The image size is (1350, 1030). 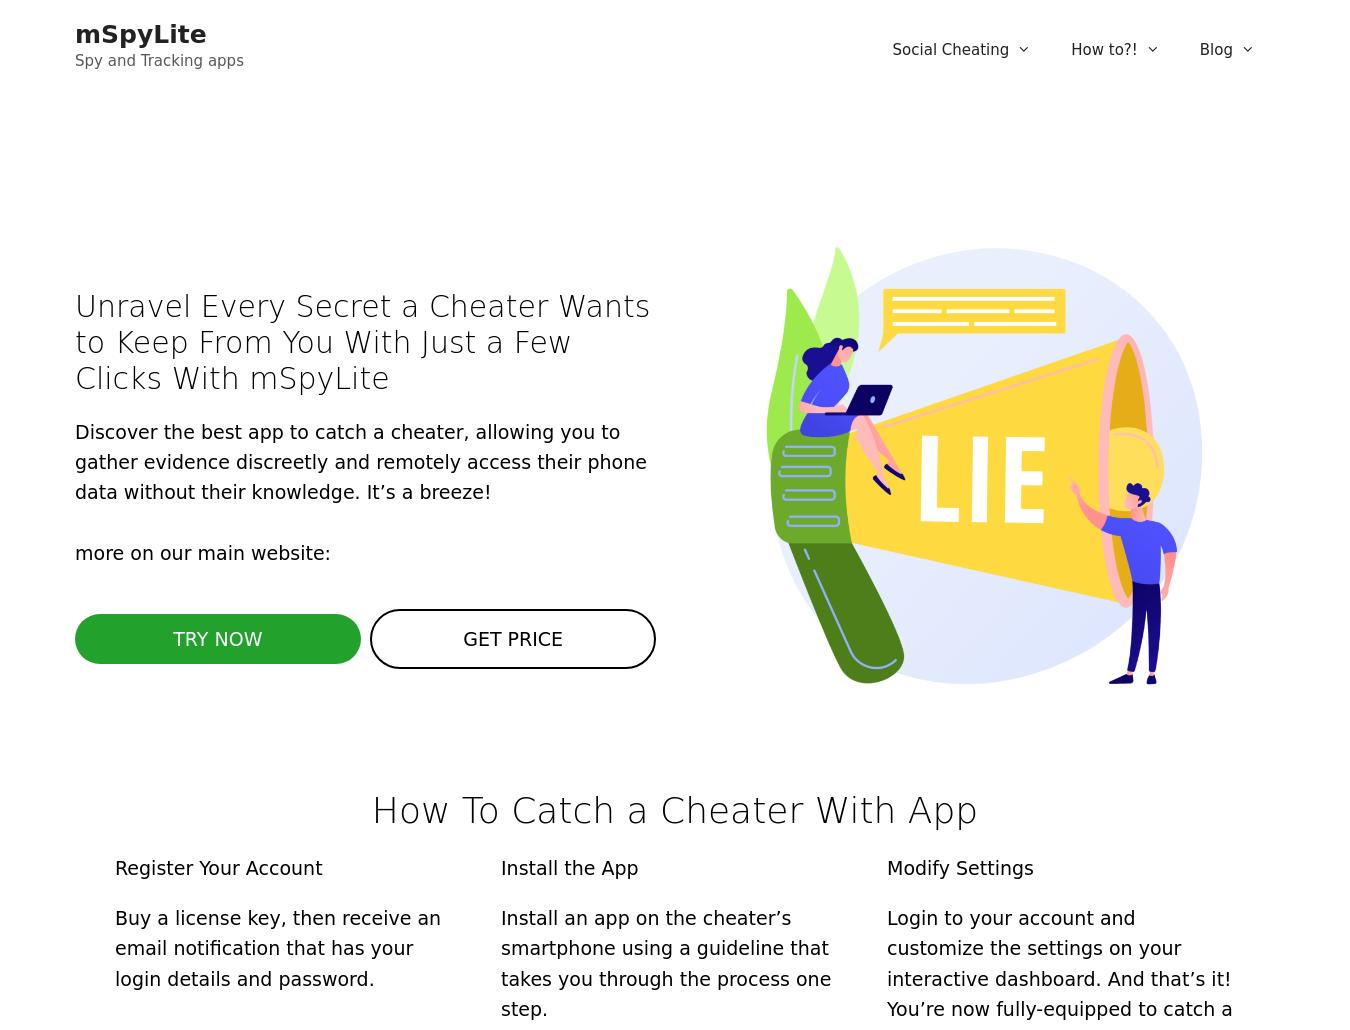 I want to click on 'Discover the best app to catch a cheater, allowing you to gather evidence discreetly and remotely access their phone data without their knowledge. It’s a breeze!', so click(x=360, y=460).